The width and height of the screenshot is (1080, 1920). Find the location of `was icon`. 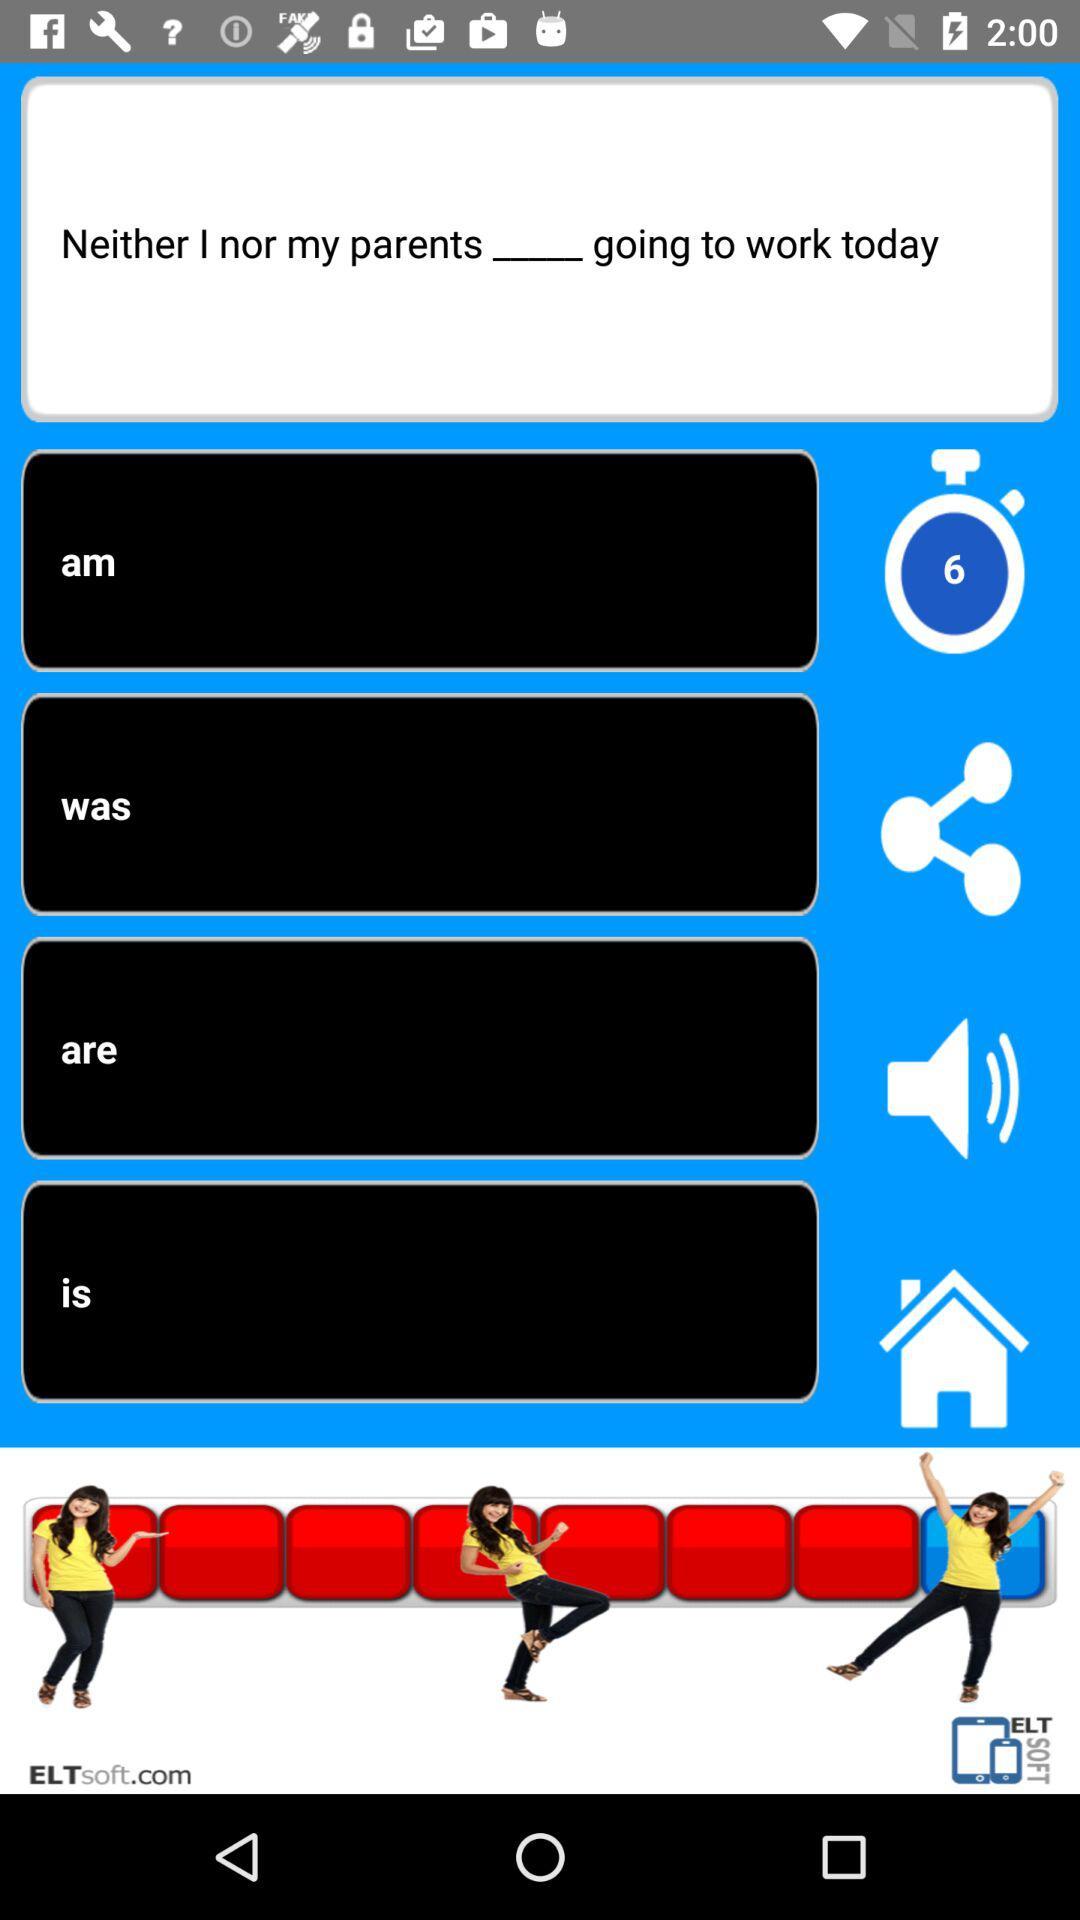

was icon is located at coordinates (419, 804).